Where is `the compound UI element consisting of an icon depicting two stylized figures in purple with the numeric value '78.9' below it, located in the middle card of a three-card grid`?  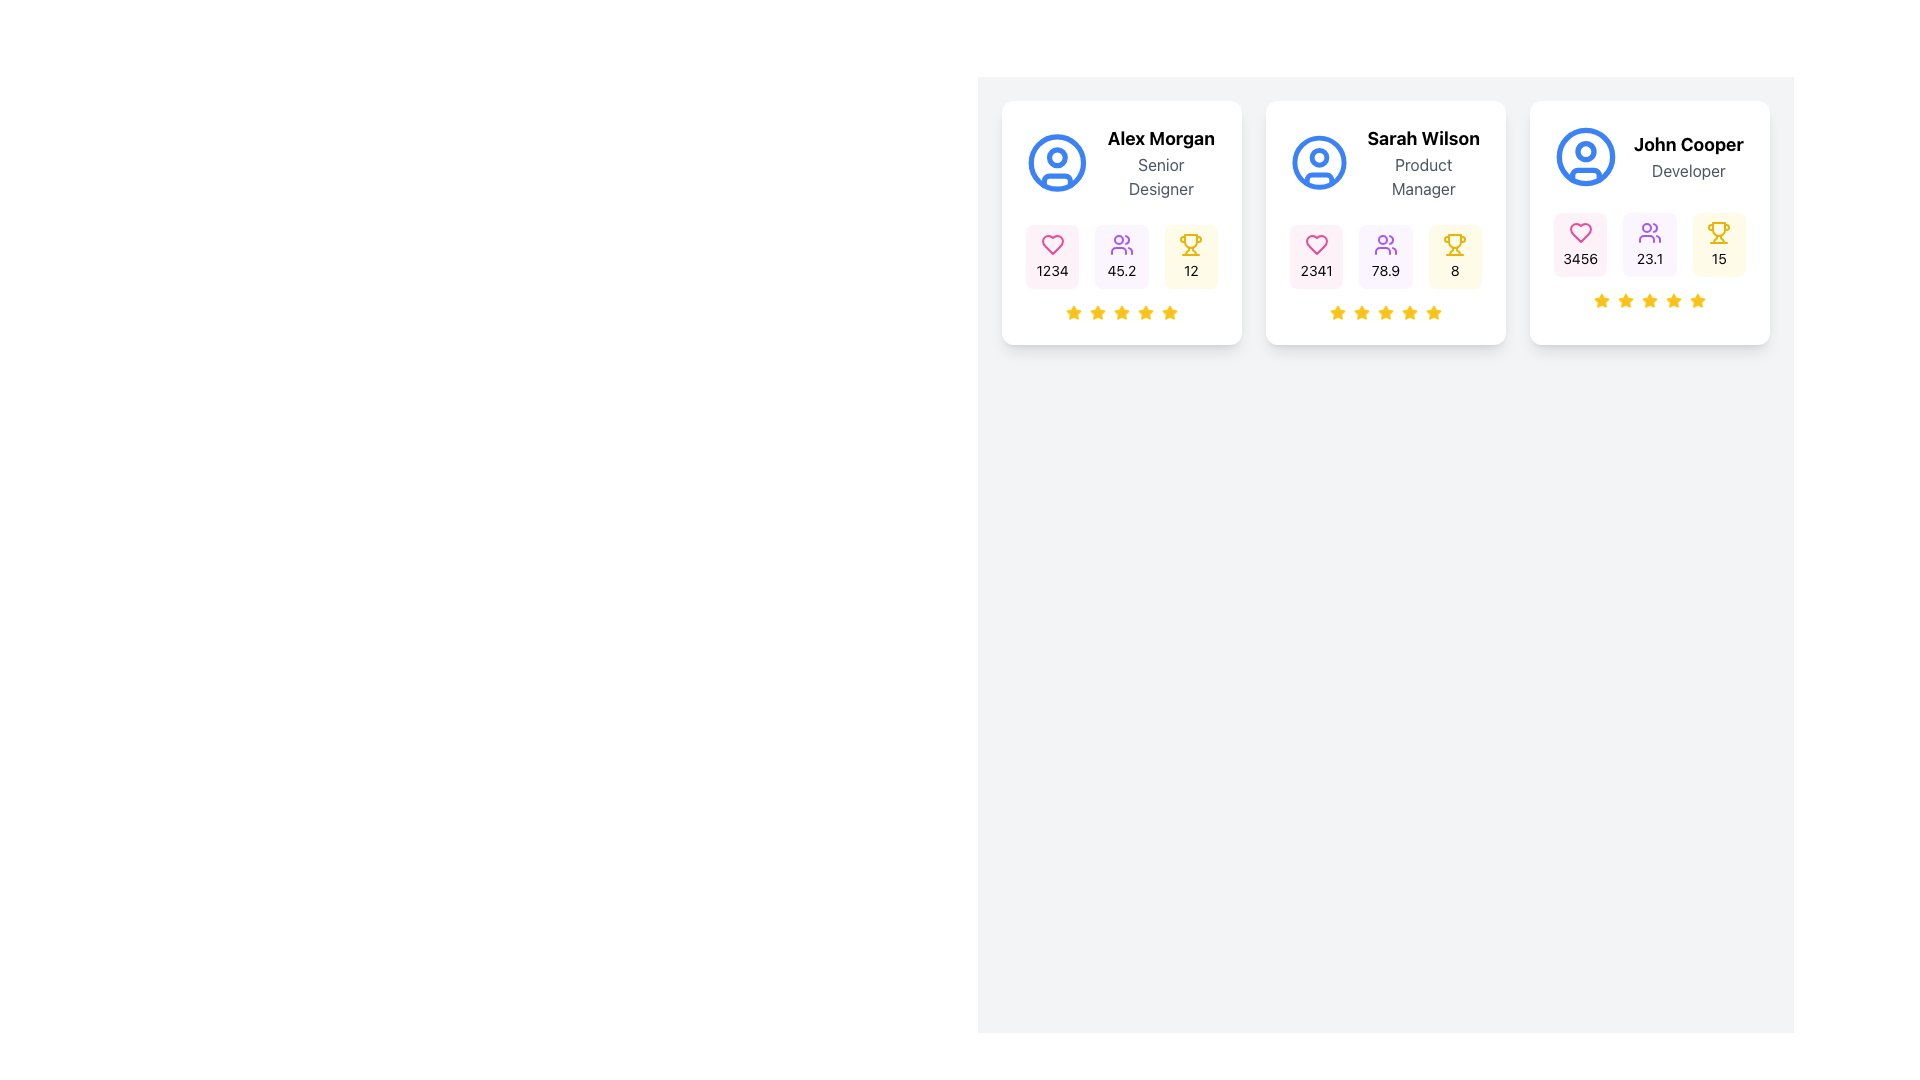
the compound UI element consisting of an icon depicting two stylized figures in purple with the numeric value '78.9' below it, located in the middle card of a three-card grid is located at coordinates (1385, 256).